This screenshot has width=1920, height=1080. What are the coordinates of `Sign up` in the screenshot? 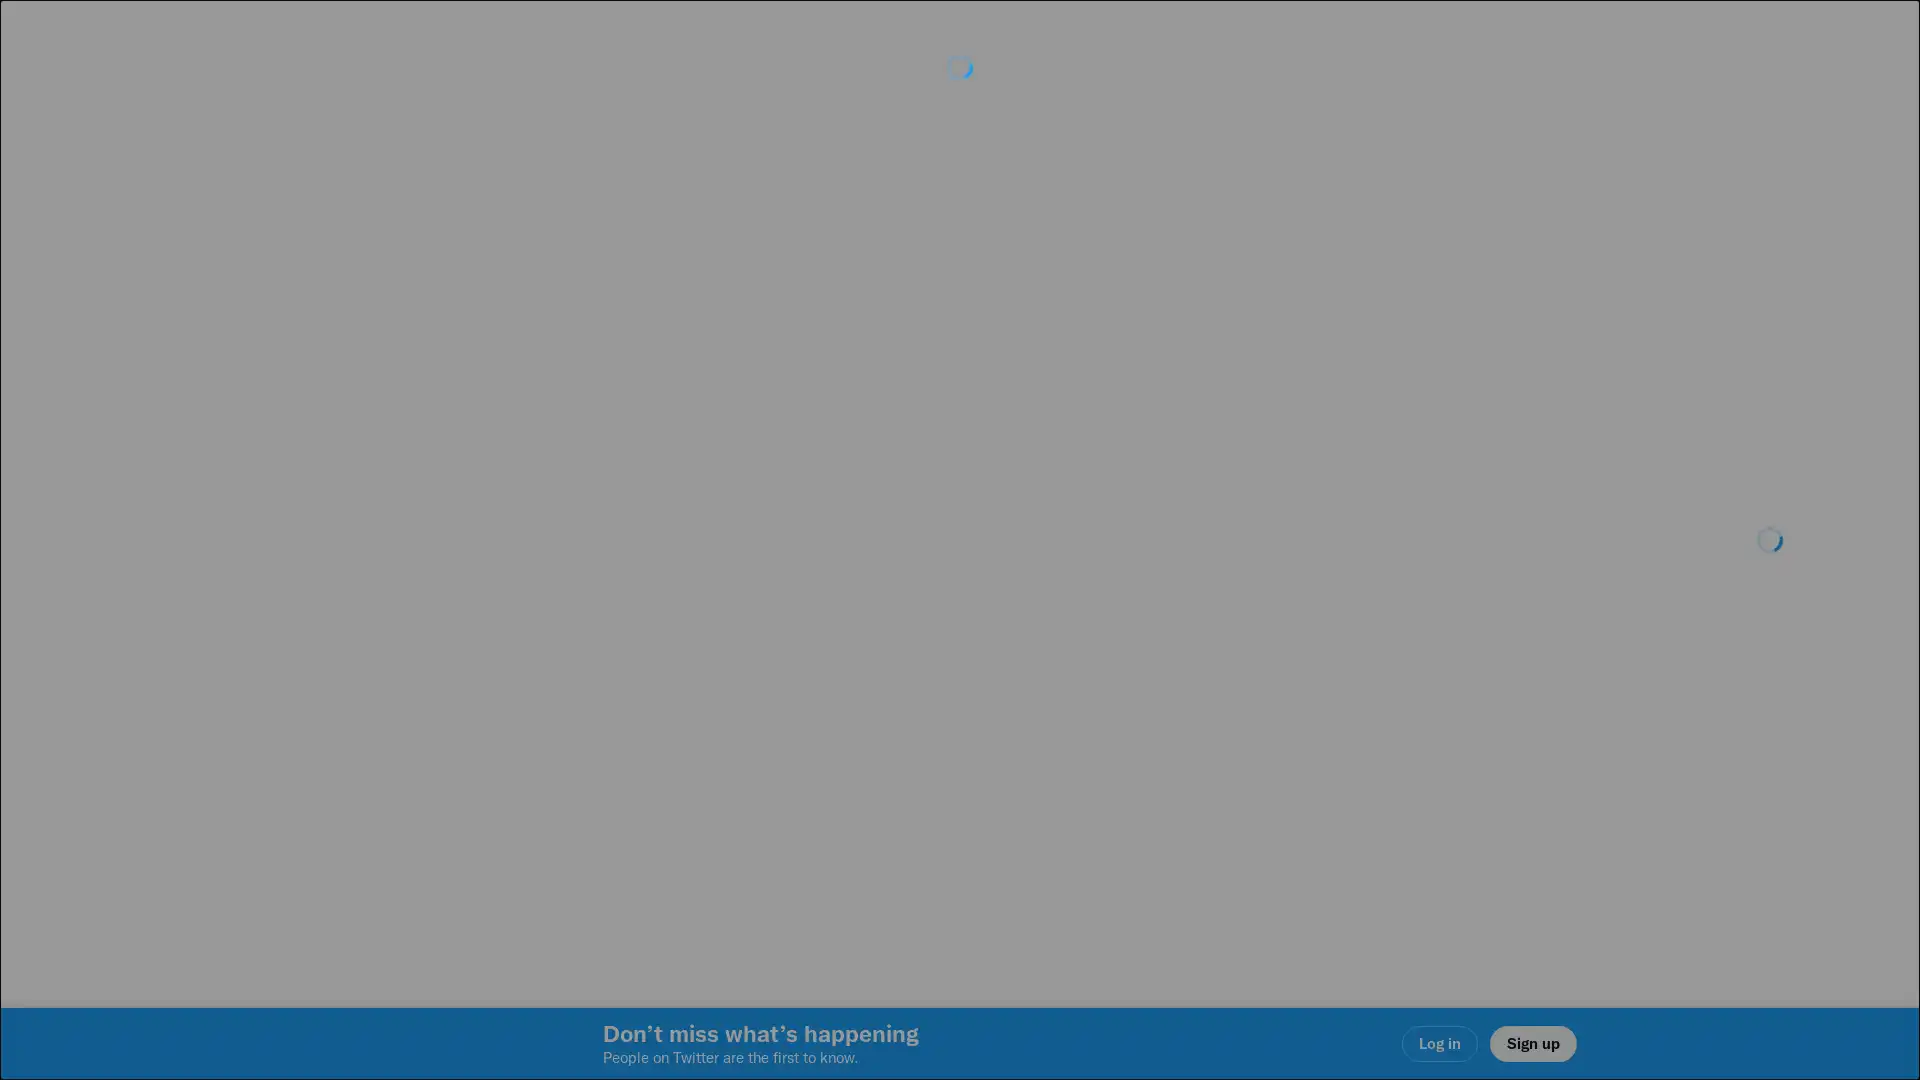 It's located at (722, 681).